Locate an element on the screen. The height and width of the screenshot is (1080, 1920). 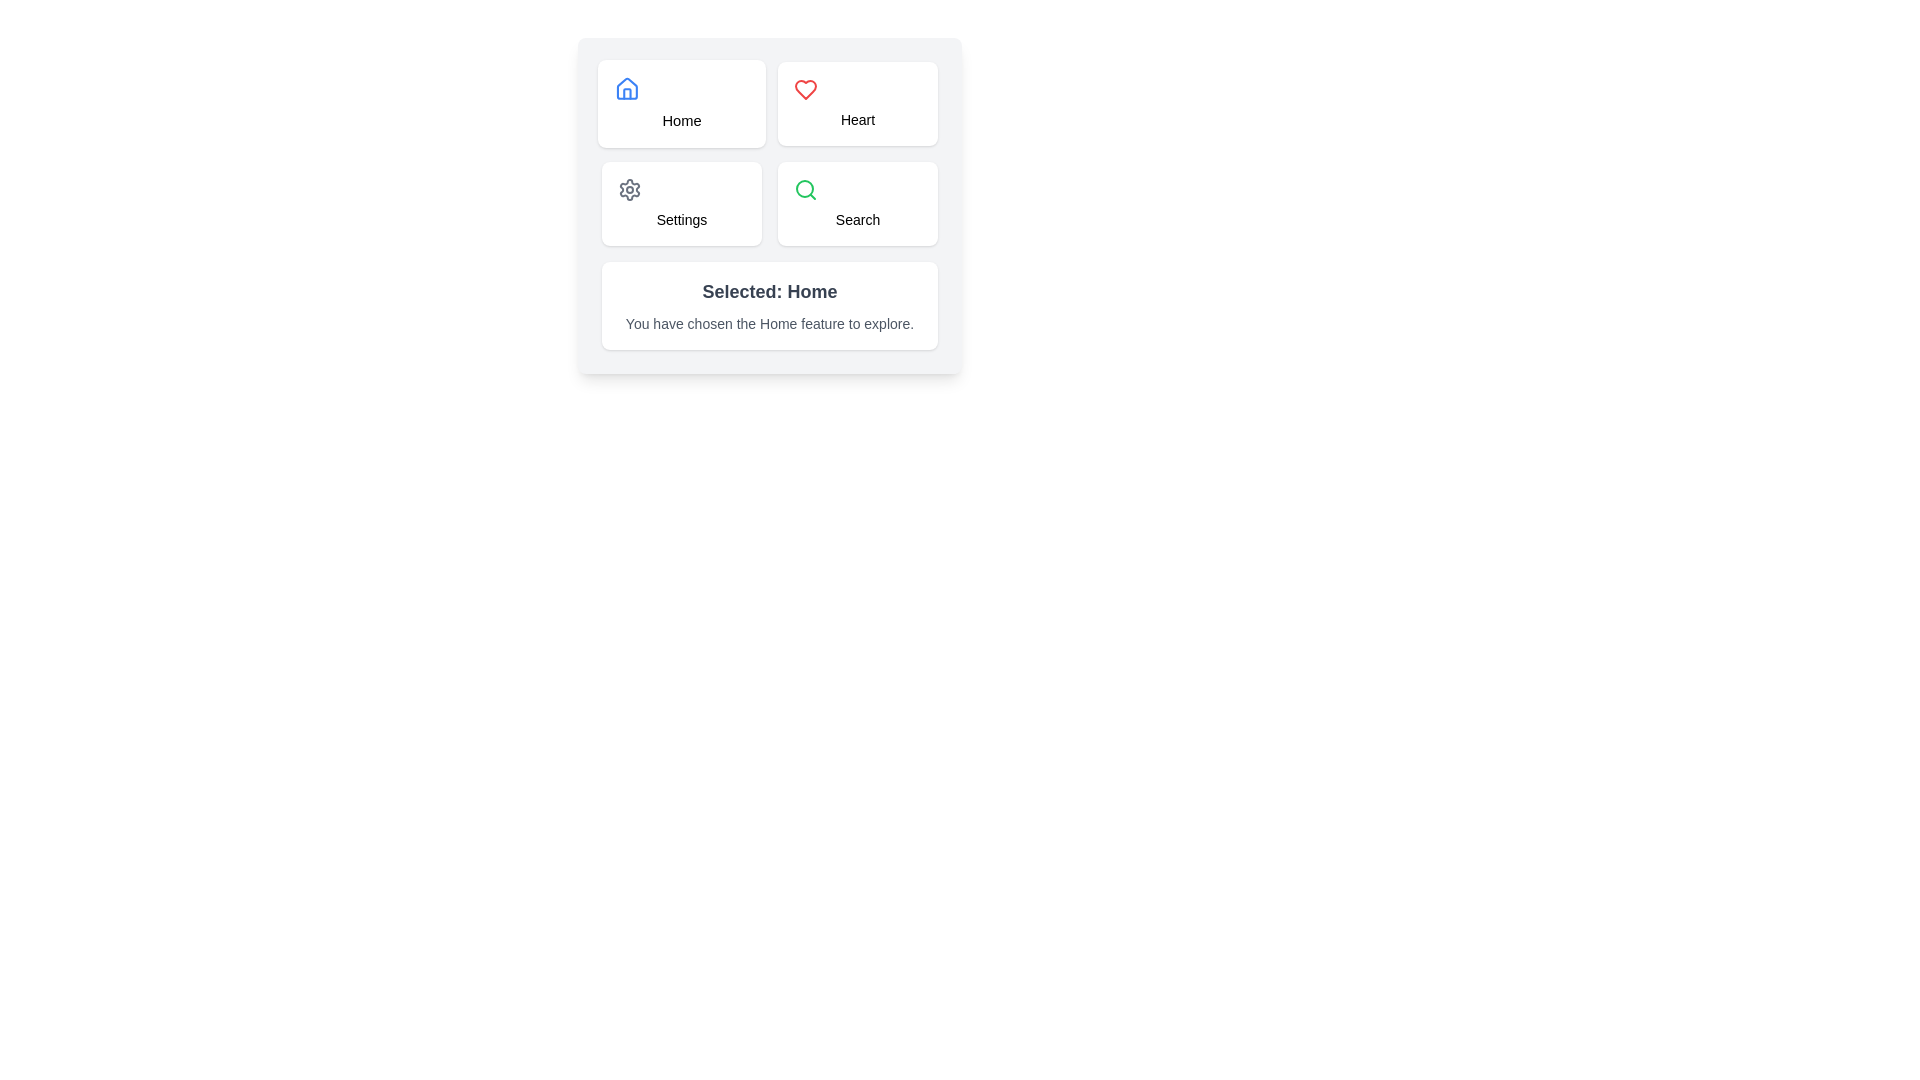
the Home icon located in the upper left corner of the button grid, which visually represents the Home feature of the UI is located at coordinates (626, 88).